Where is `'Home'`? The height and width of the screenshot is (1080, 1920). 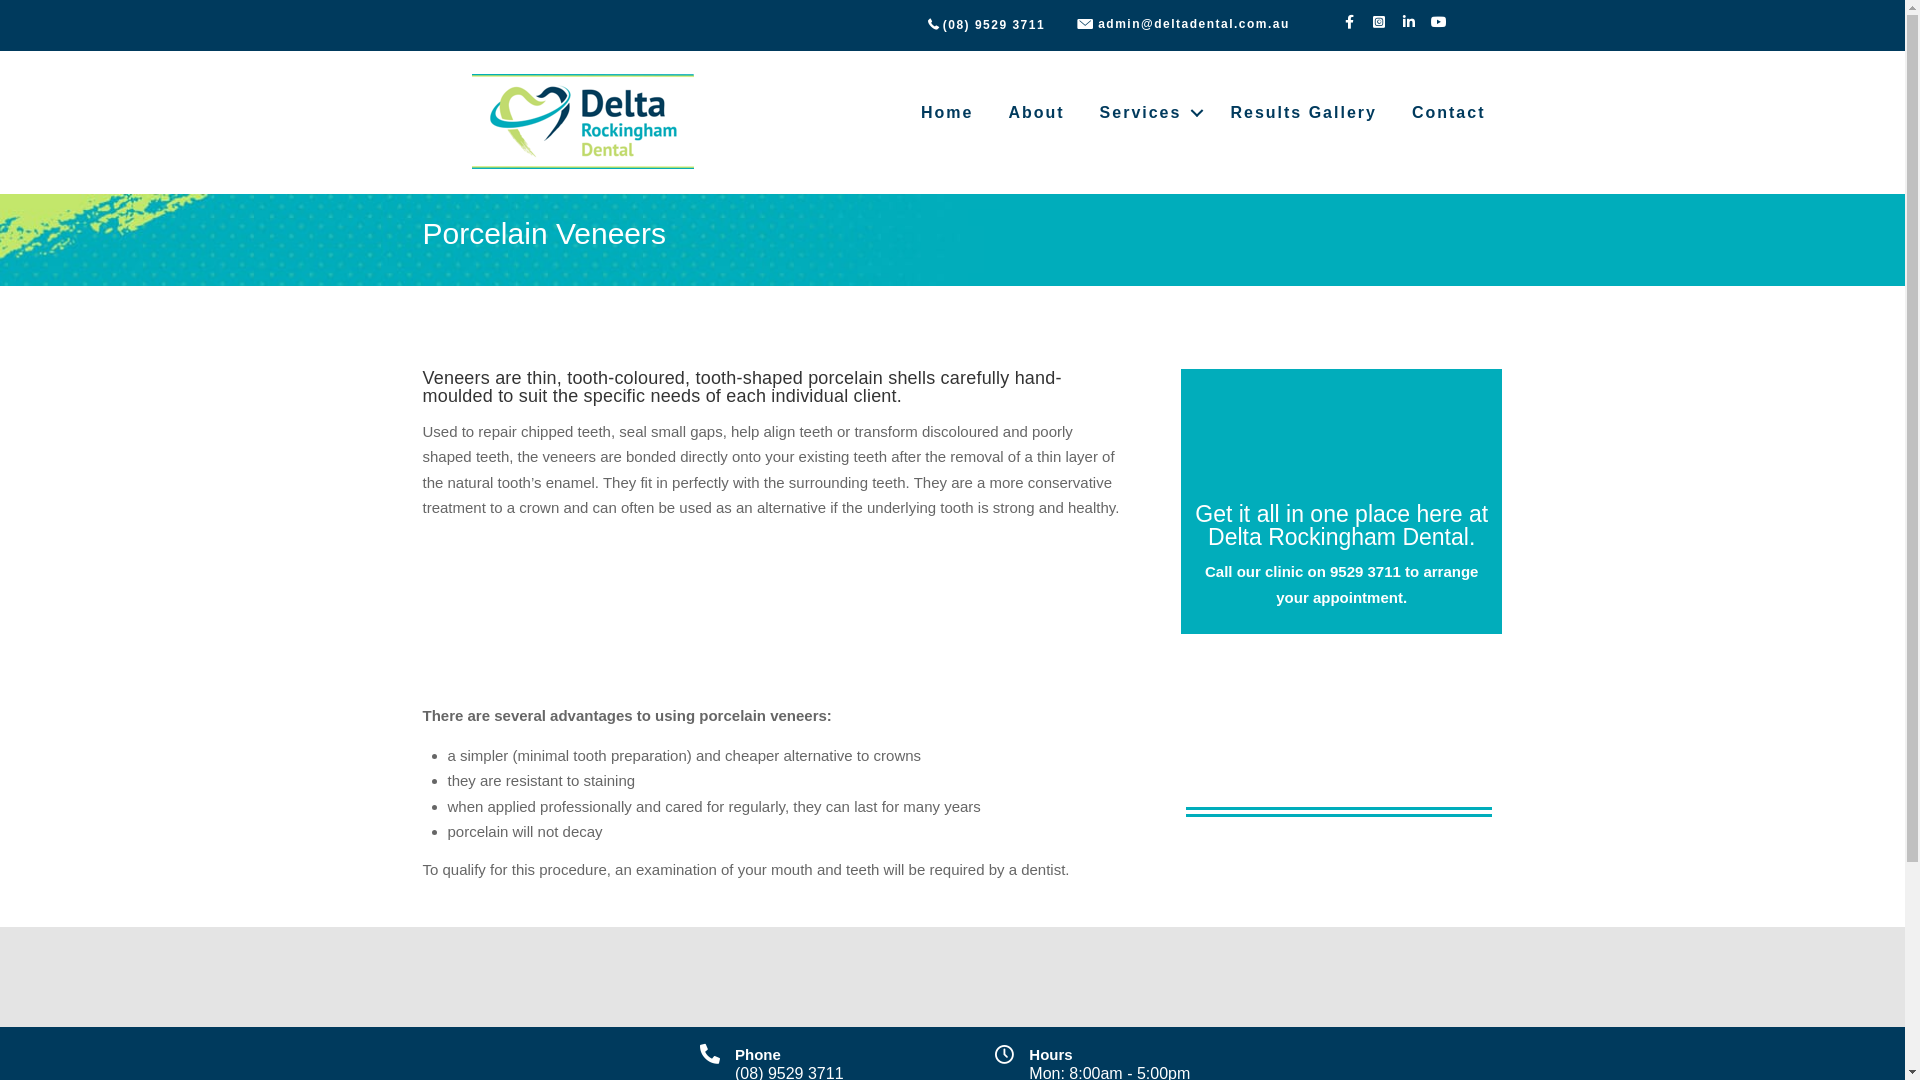 'Home' is located at coordinates (945, 112).